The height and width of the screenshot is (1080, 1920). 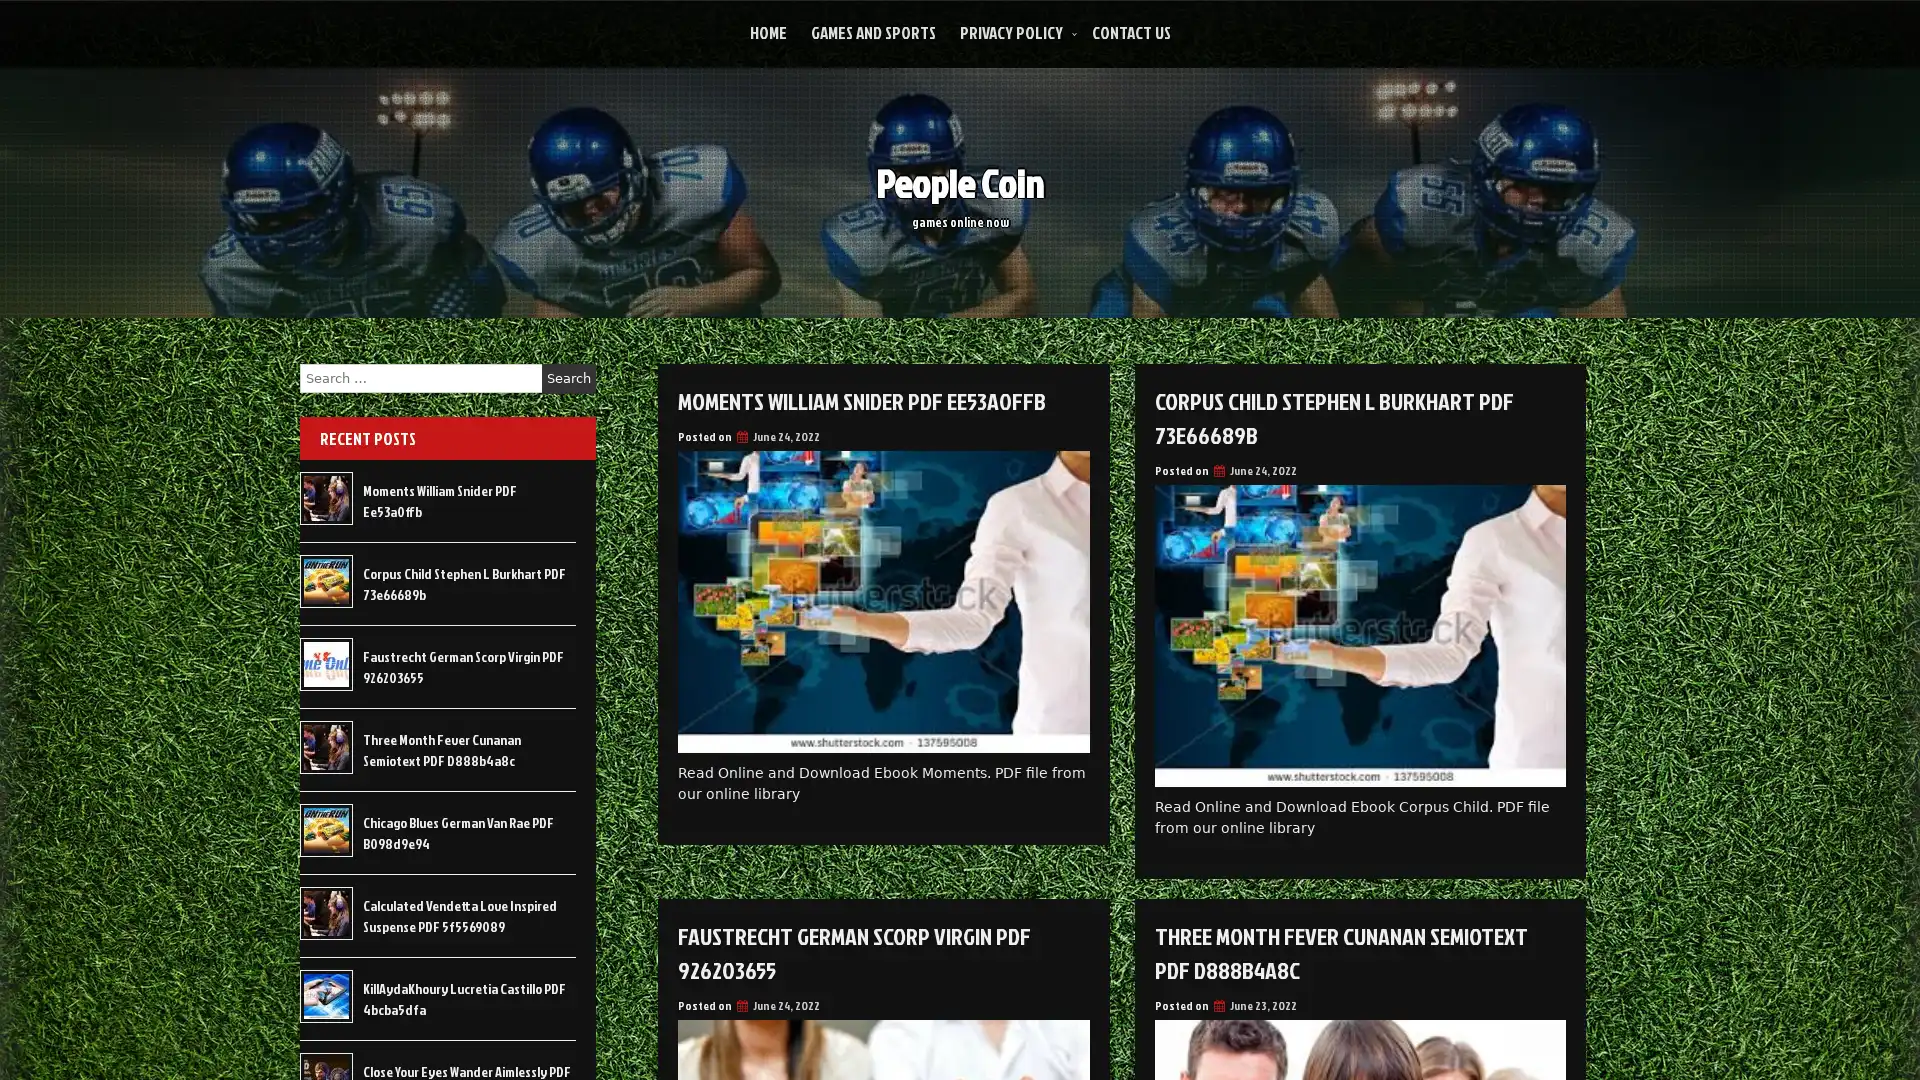 I want to click on Search, so click(x=568, y=378).